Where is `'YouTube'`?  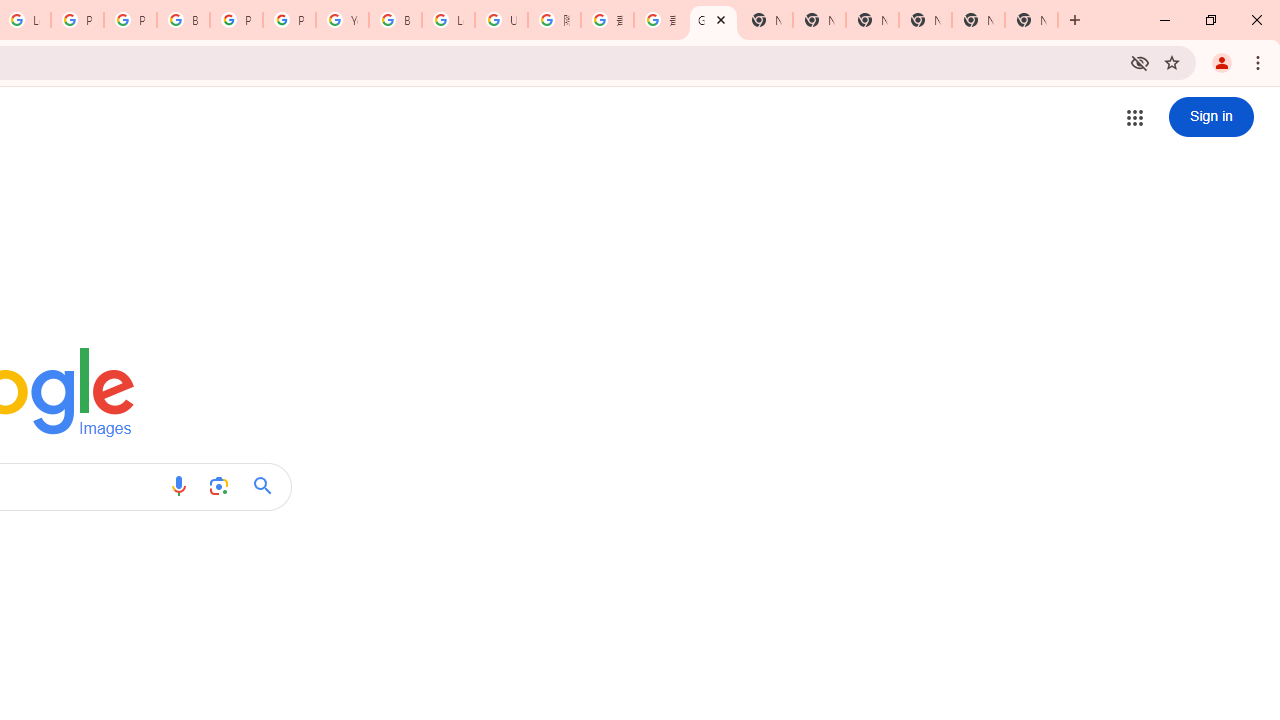 'YouTube' is located at coordinates (342, 20).